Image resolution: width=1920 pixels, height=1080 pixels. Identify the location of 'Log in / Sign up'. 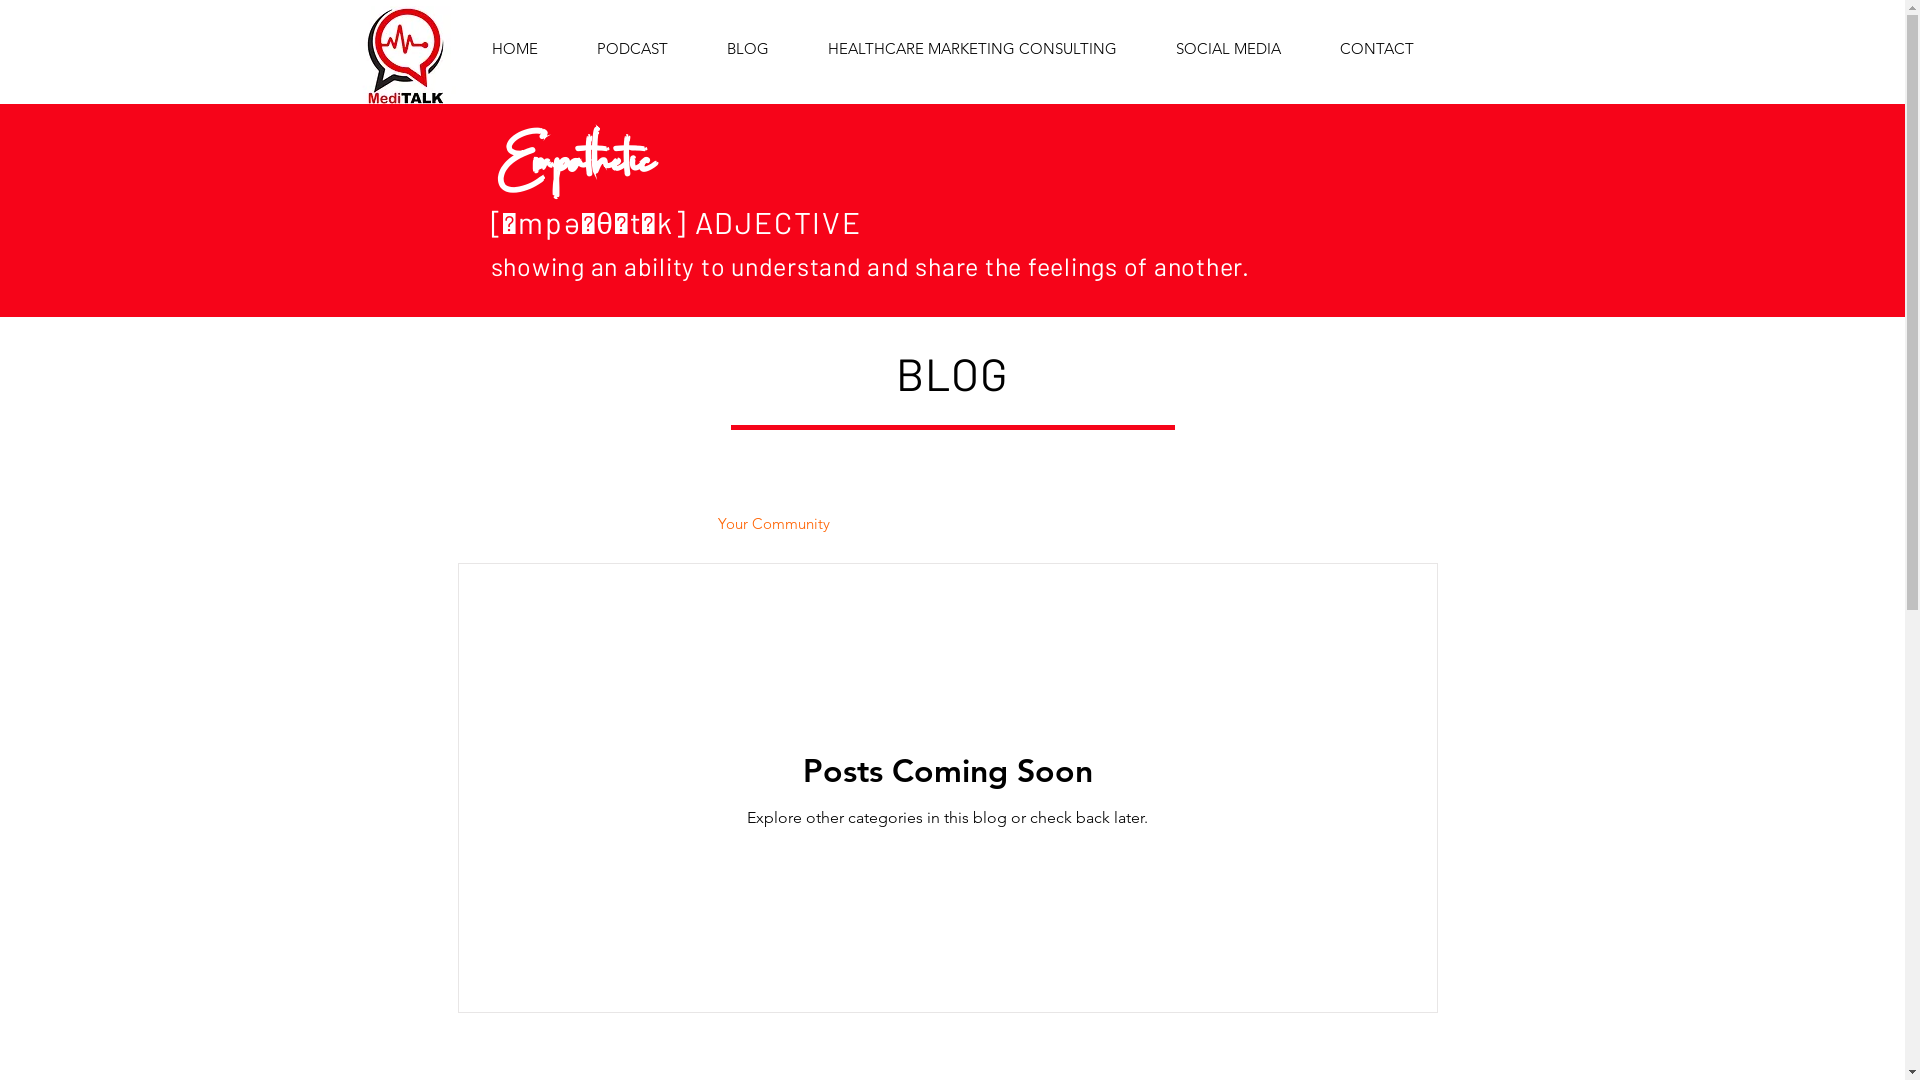
(1341, 522).